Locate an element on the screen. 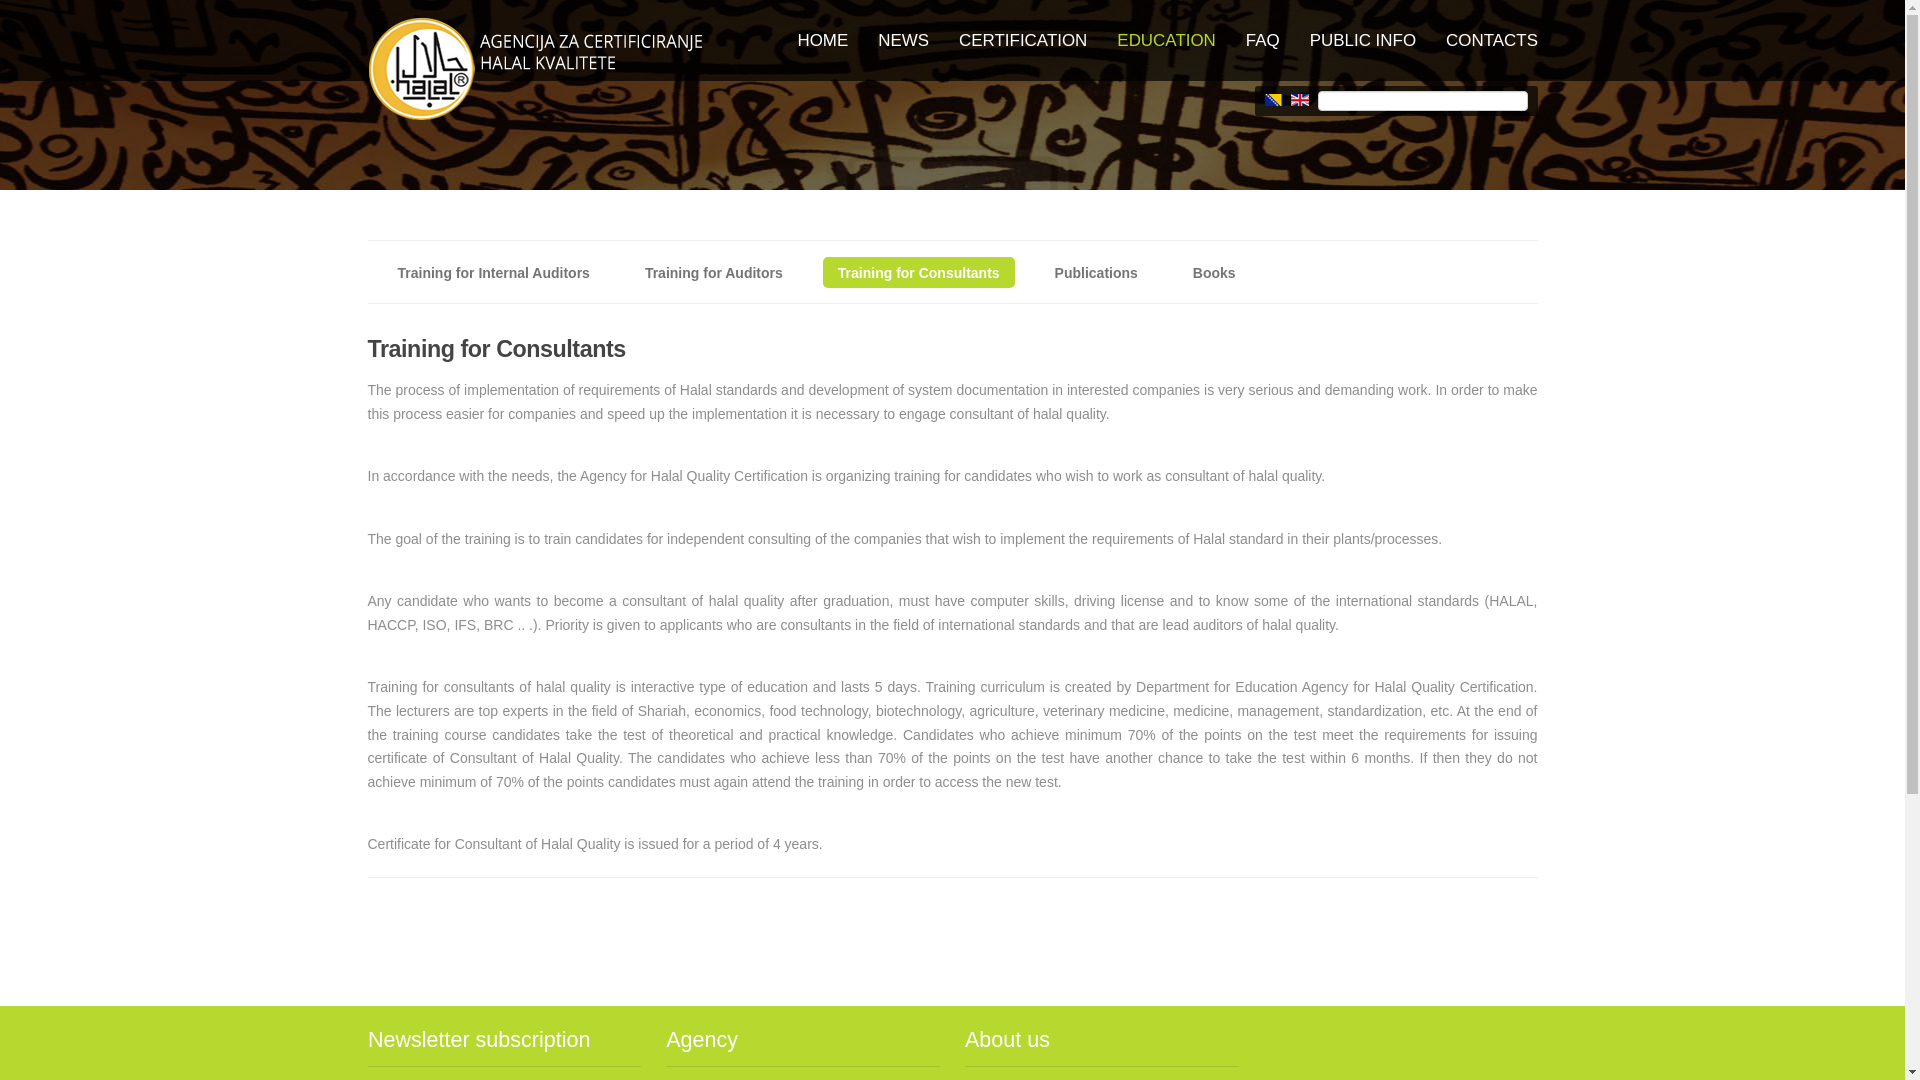 Image resolution: width=1920 pixels, height=1080 pixels. 'HOME' is located at coordinates (822, 46).